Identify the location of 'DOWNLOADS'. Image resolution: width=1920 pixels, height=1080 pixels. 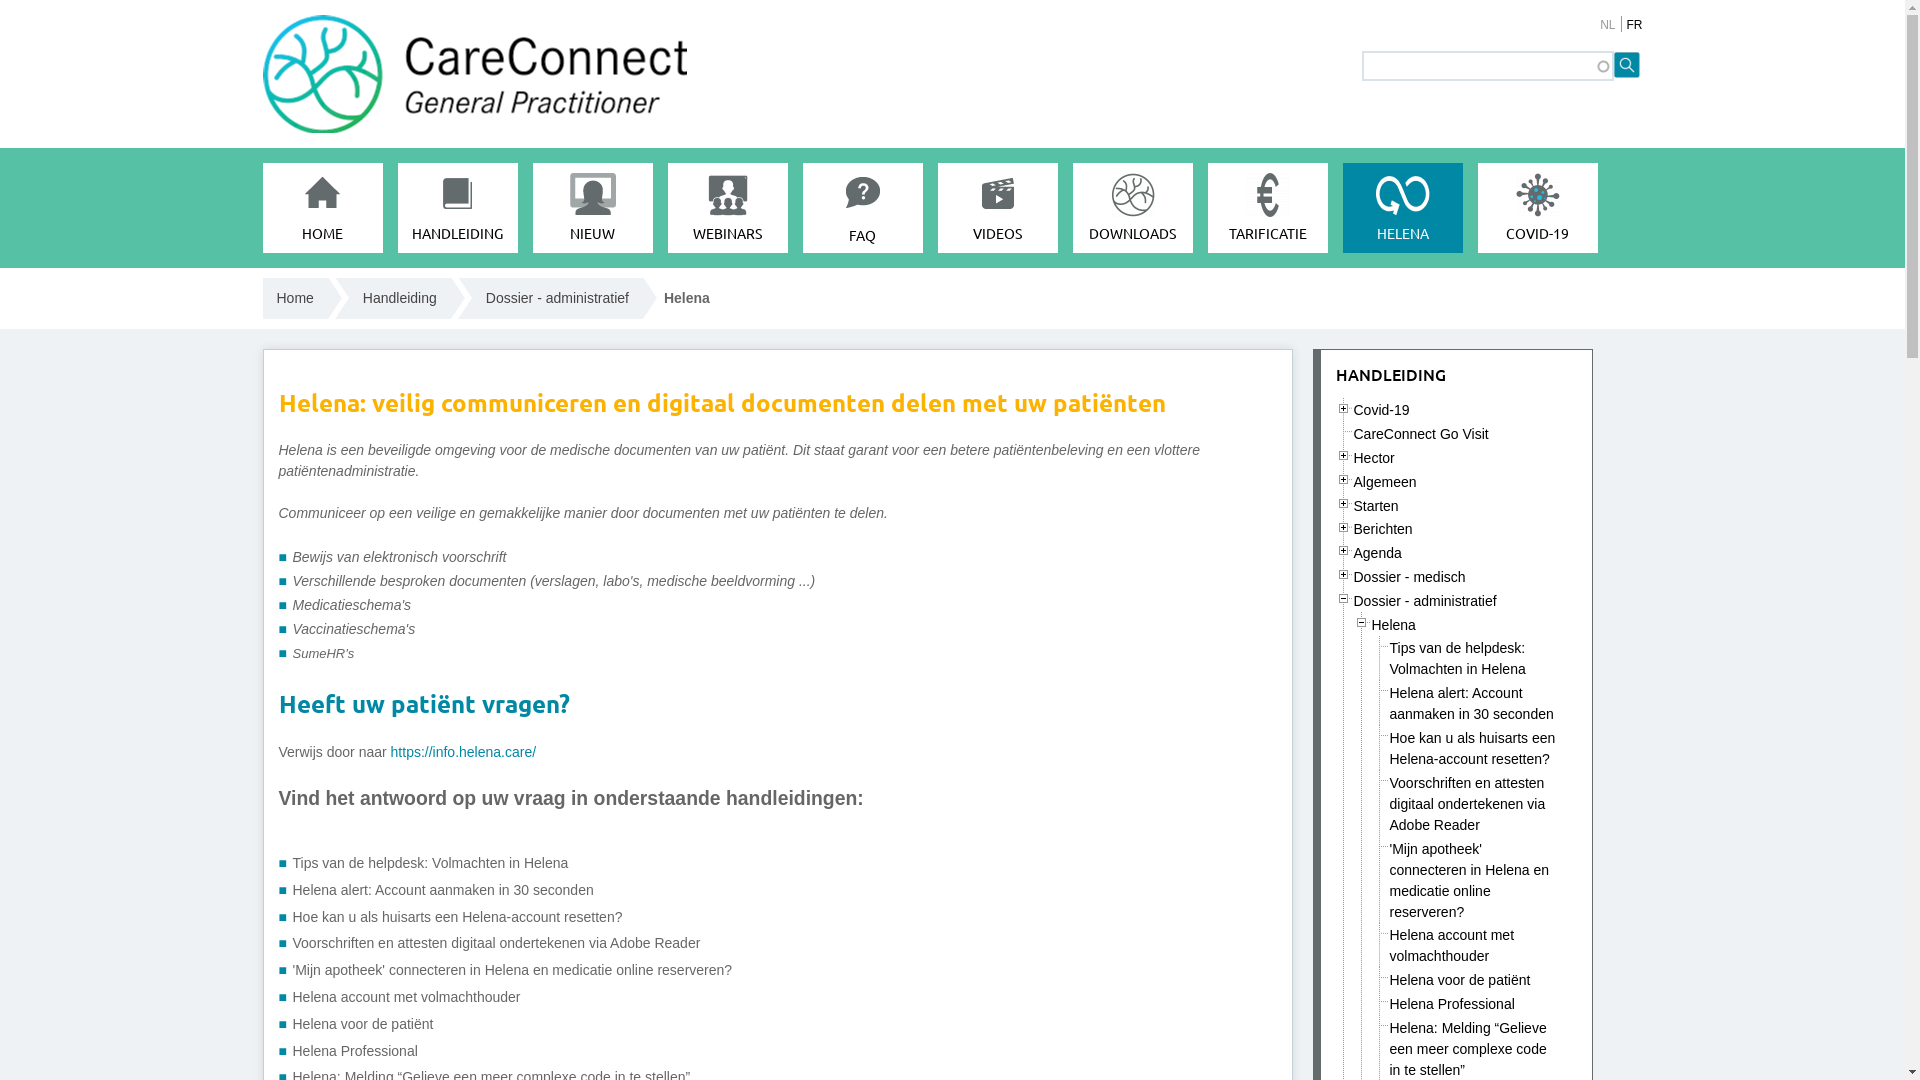
(1132, 208).